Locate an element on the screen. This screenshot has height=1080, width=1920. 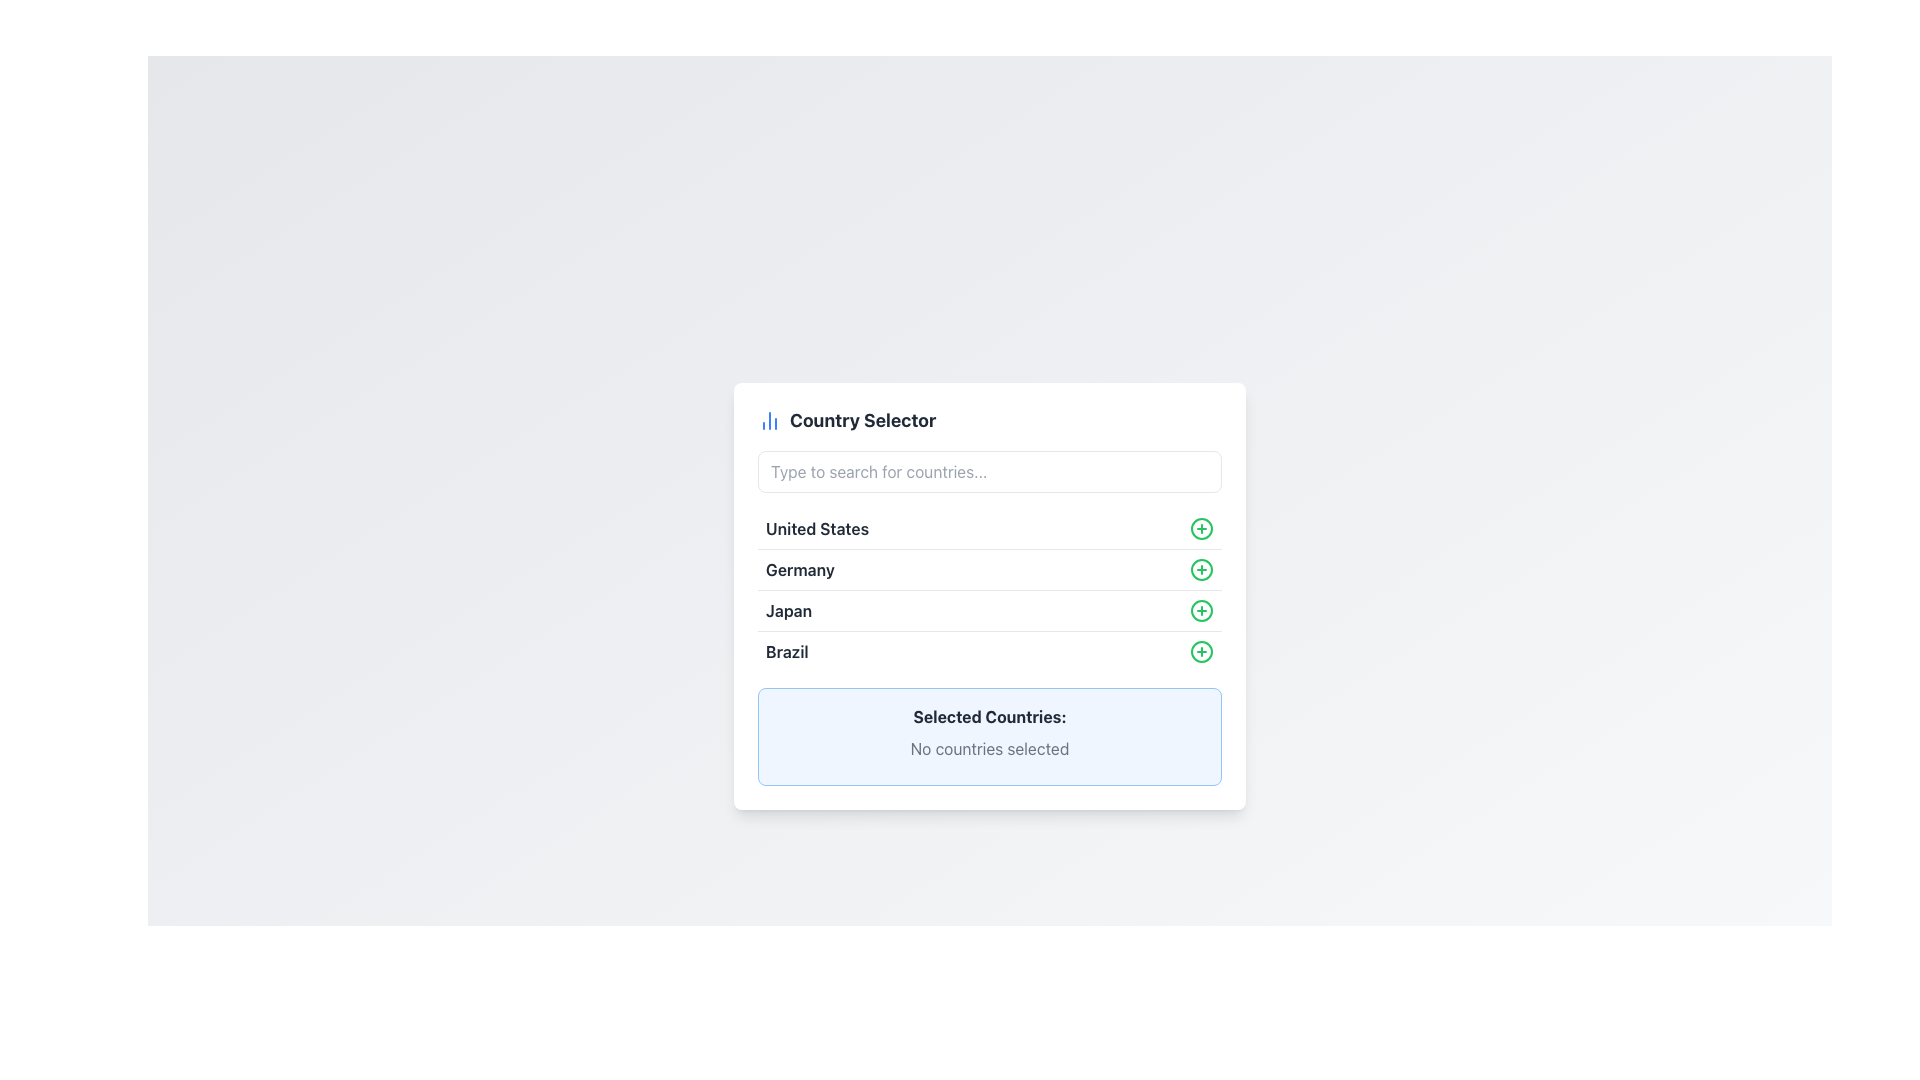
the button on the far right of the row displaying 'United States' is located at coordinates (1200, 527).